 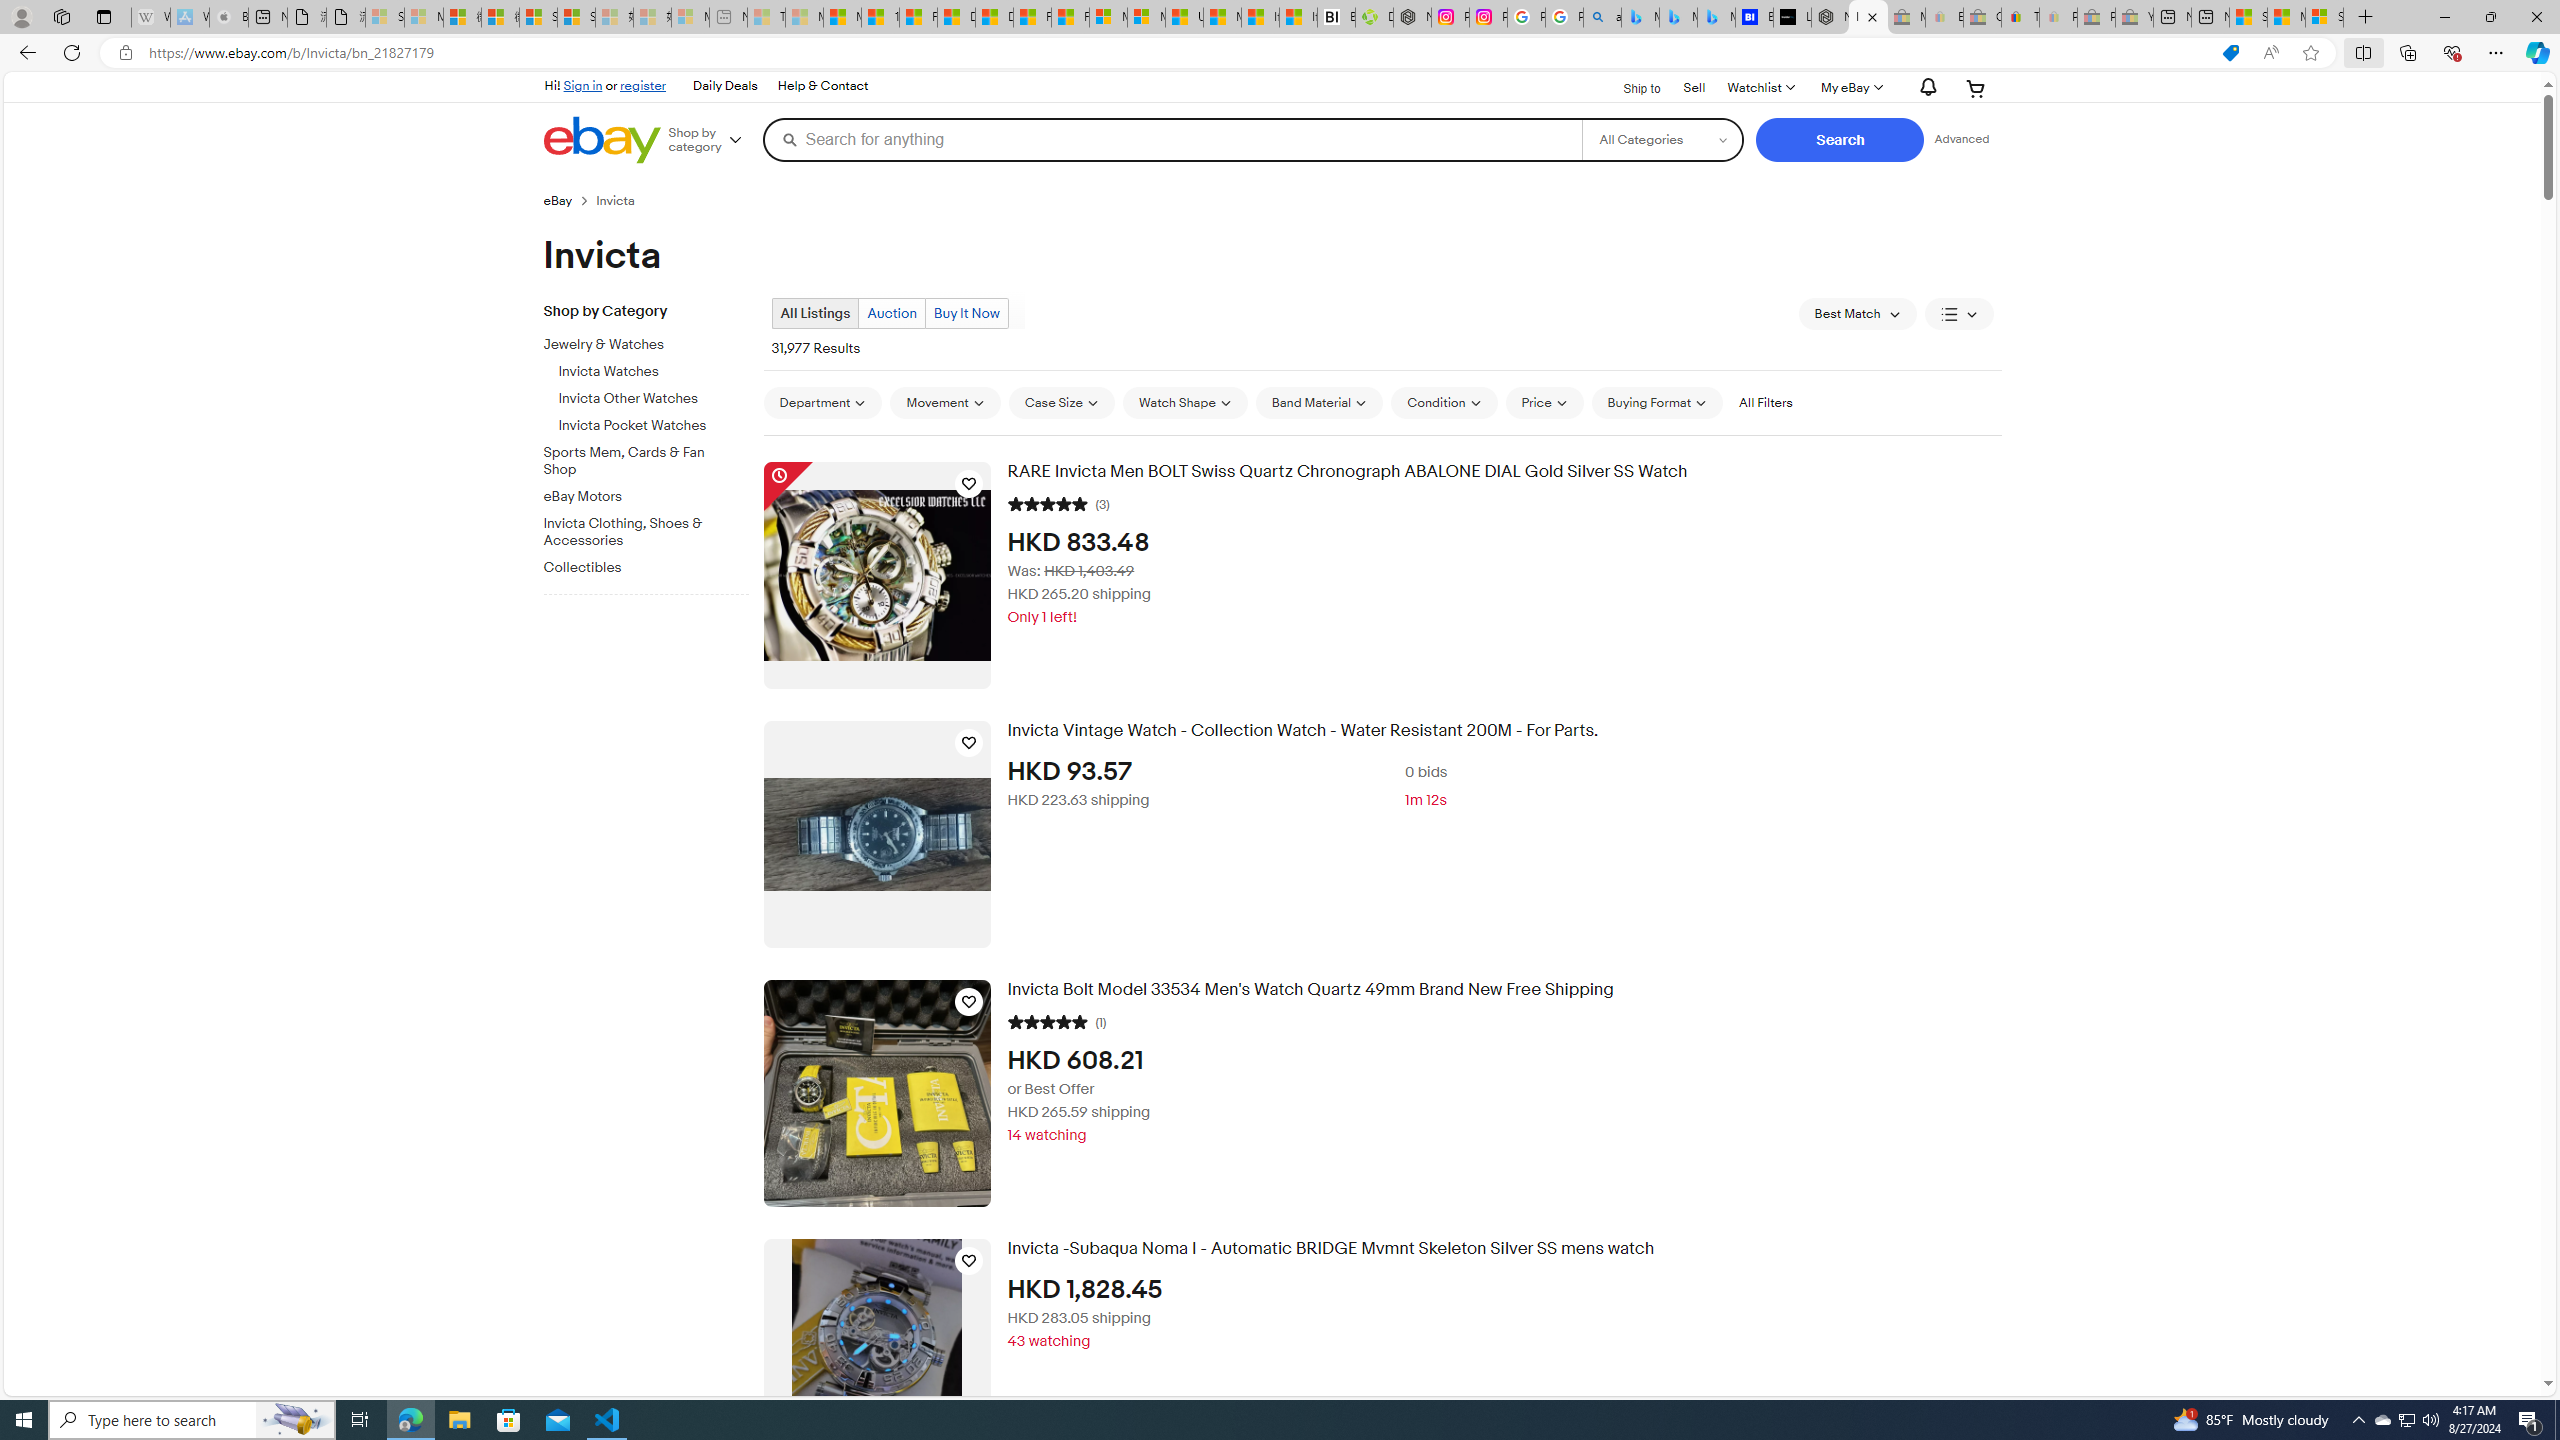 I want to click on 'Help & Contact', so click(x=820, y=85).